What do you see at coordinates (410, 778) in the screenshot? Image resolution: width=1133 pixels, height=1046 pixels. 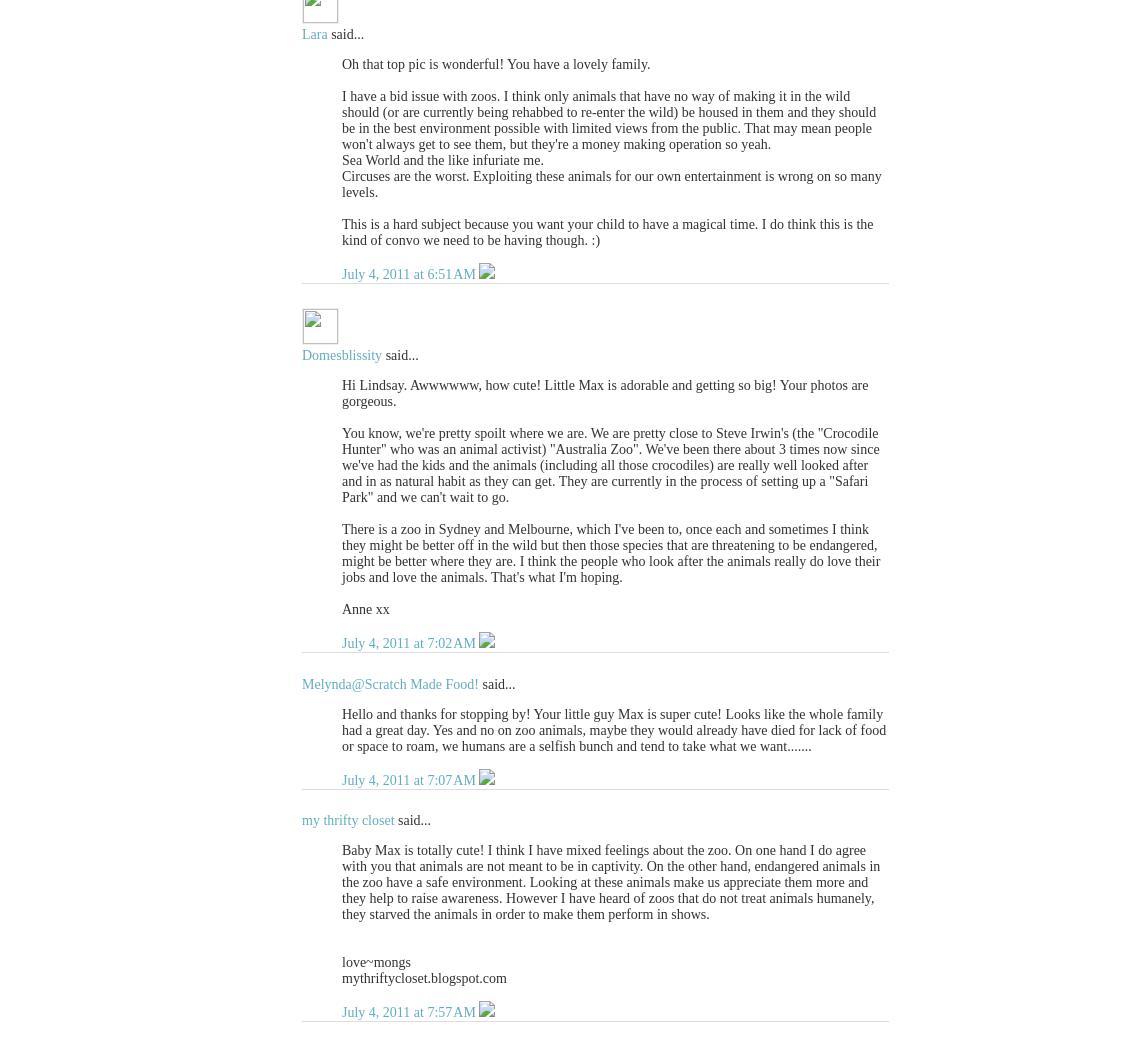 I see `'July 4, 2011 at 7:07 AM'` at bounding box center [410, 778].